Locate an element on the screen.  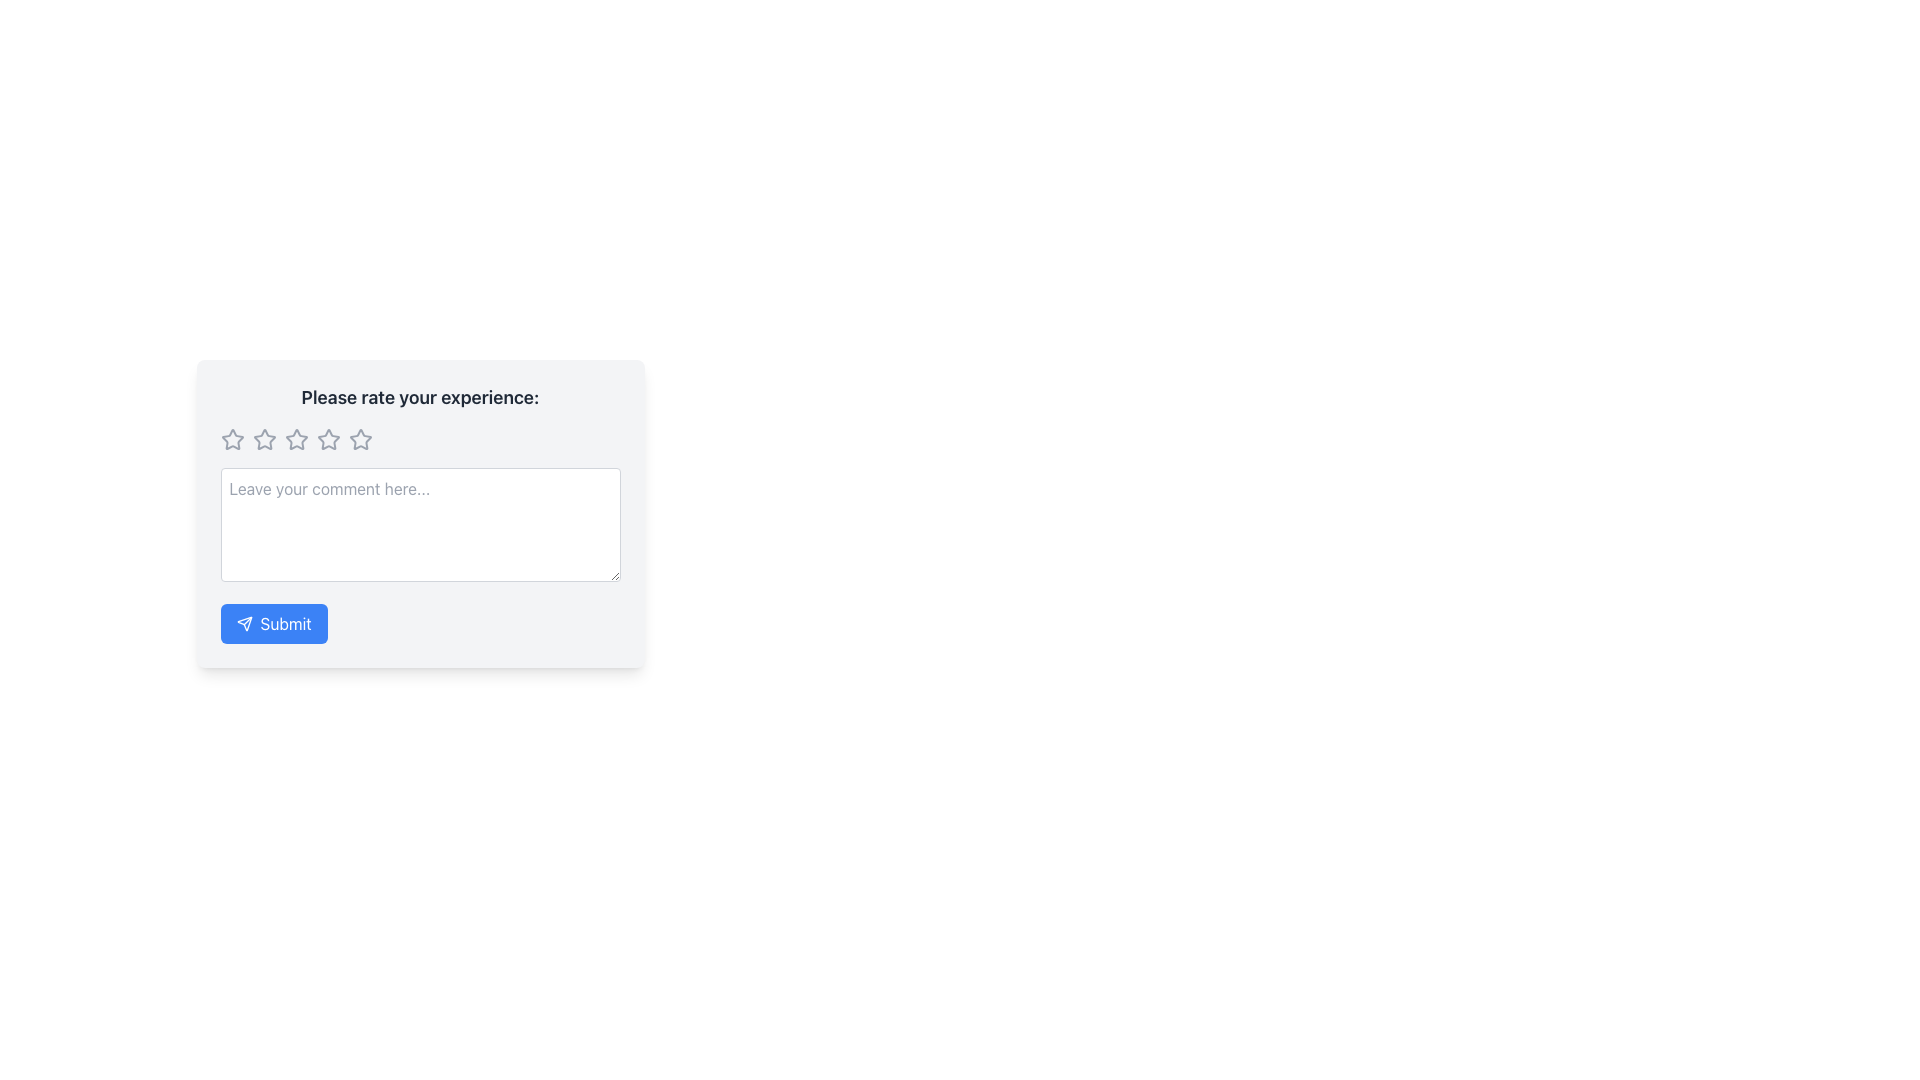
the leftmost star icon in the rating interface is located at coordinates (232, 438).